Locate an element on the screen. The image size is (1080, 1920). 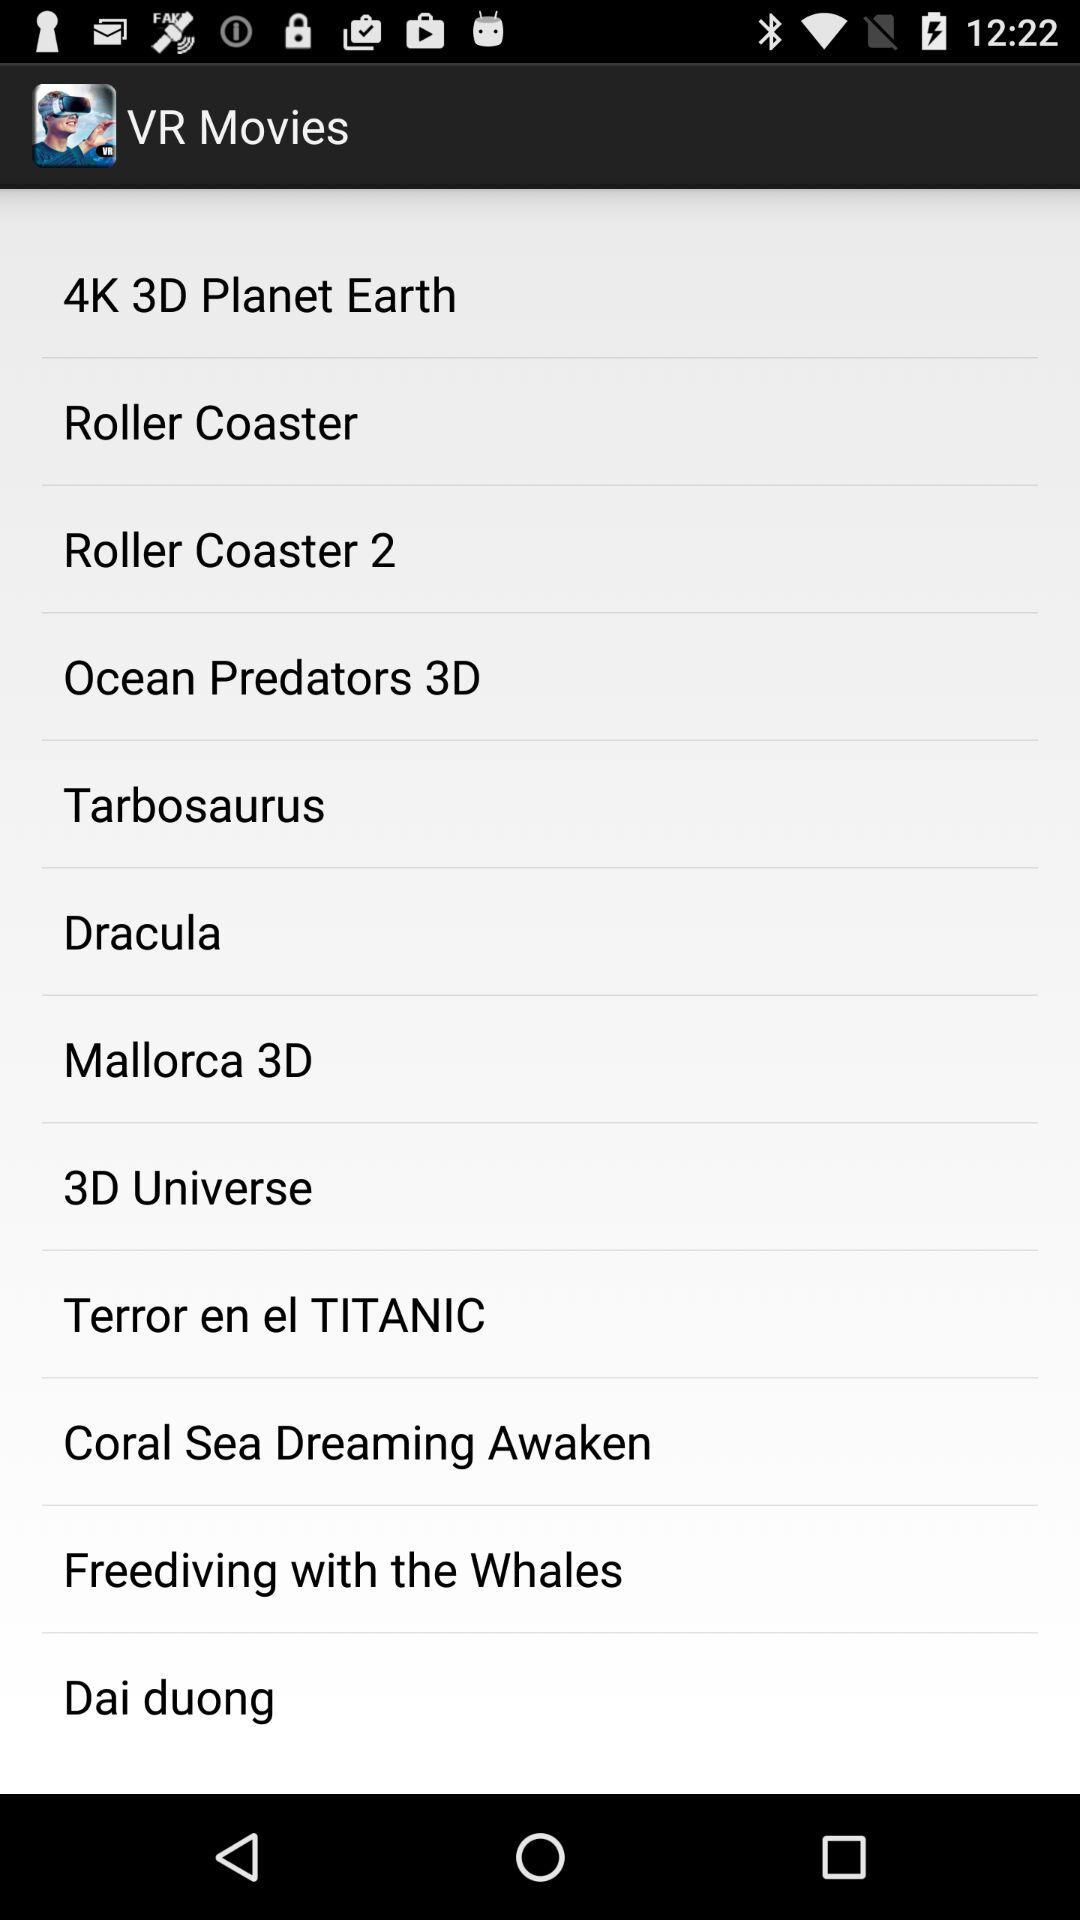
the app above the roller coaster icon is located at coordinates (540, 292).